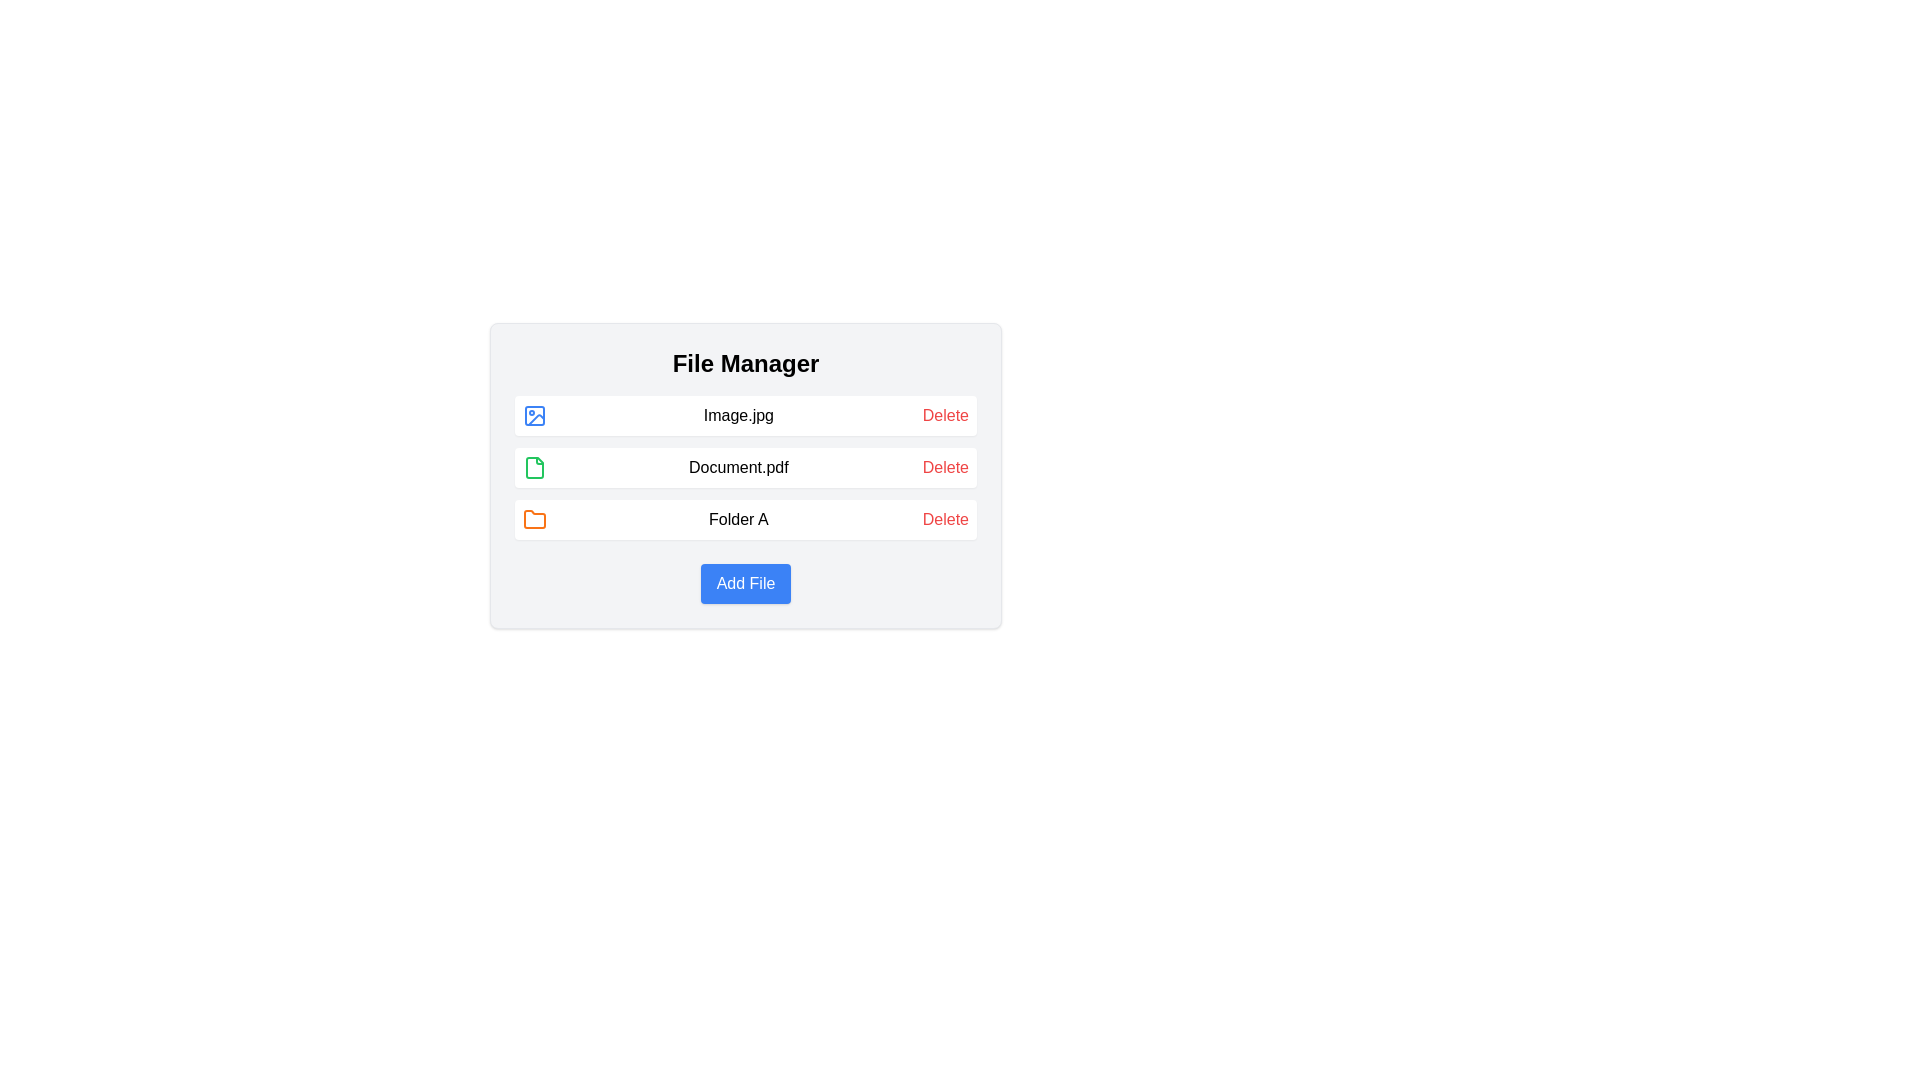 The height and width of the screenshot is (1080, 1920). What do you see at coordinates (536, 419) in the screenshot?
I see `the row containing the slanted line icon in the File Manager list, located on the left side of the first row` at bounding box center [536, 419].